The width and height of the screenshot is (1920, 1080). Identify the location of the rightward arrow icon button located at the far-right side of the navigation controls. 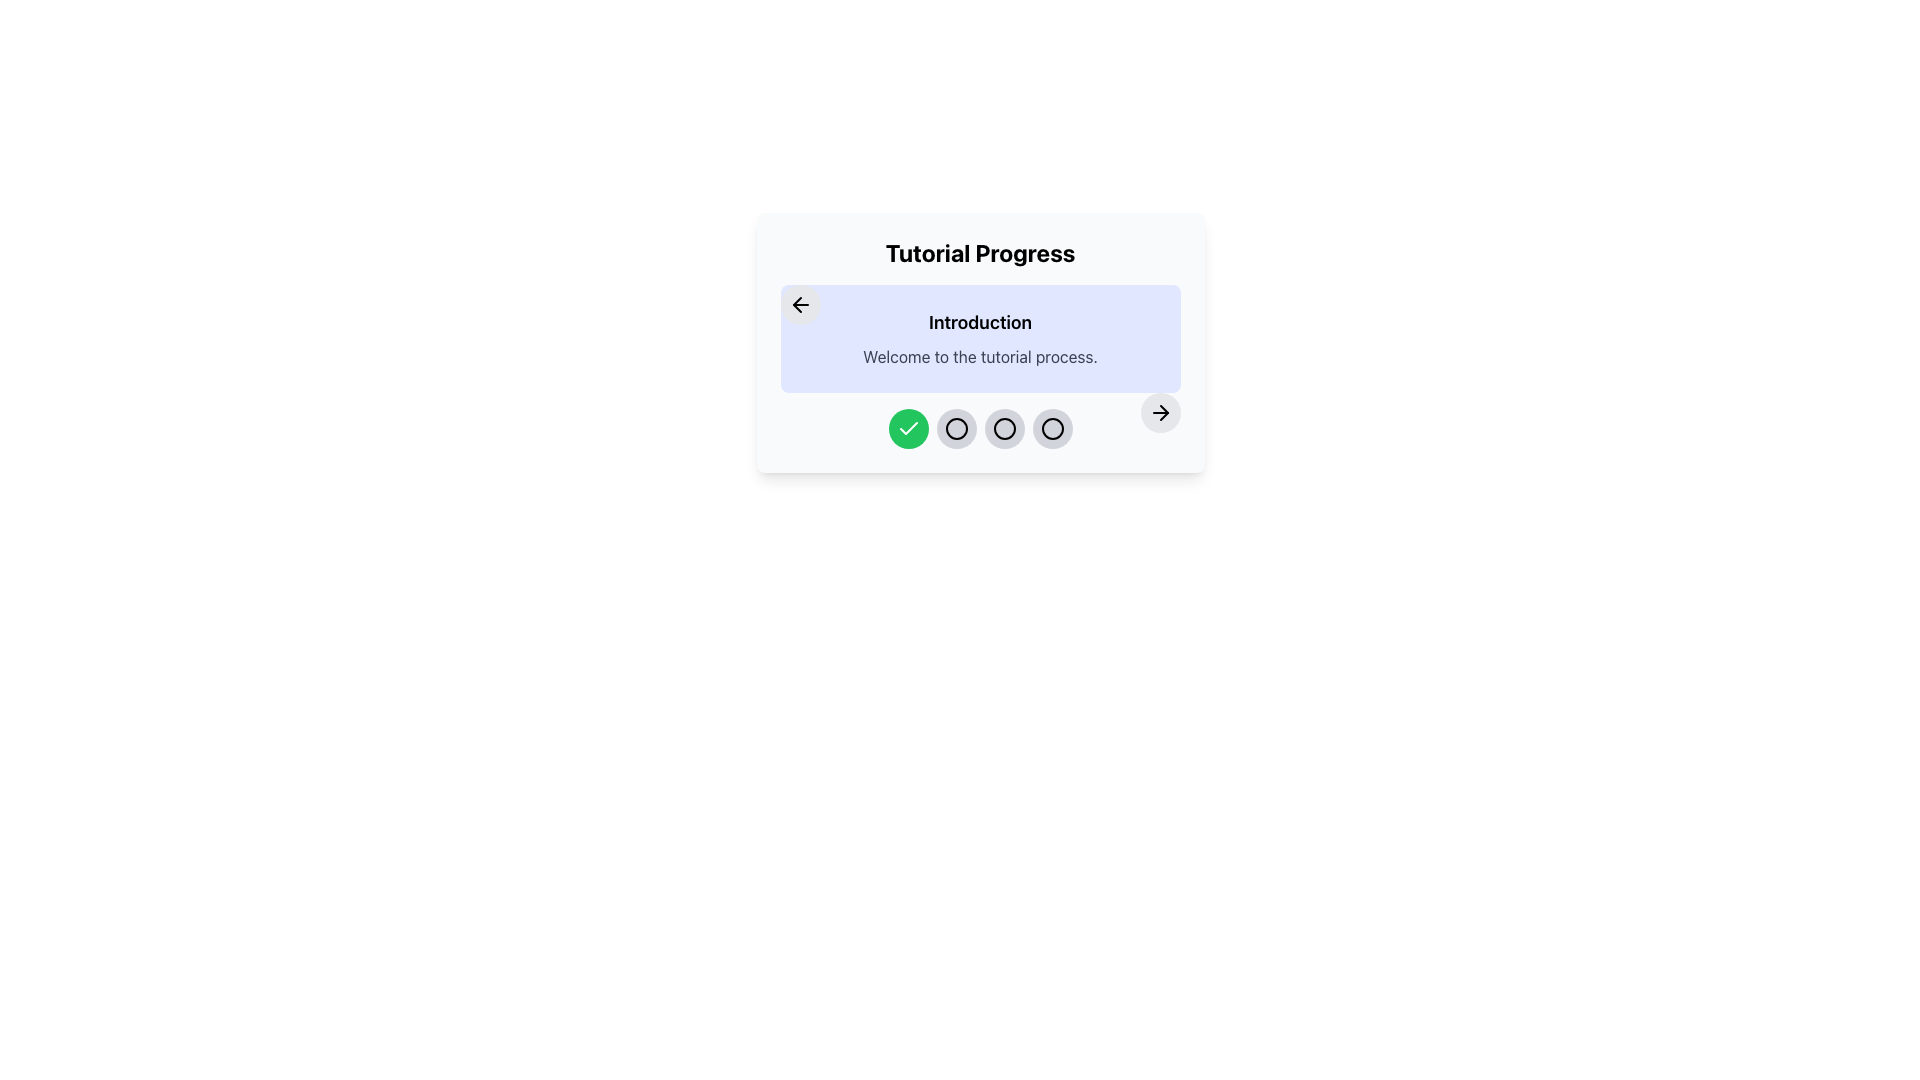
(1160, 411).